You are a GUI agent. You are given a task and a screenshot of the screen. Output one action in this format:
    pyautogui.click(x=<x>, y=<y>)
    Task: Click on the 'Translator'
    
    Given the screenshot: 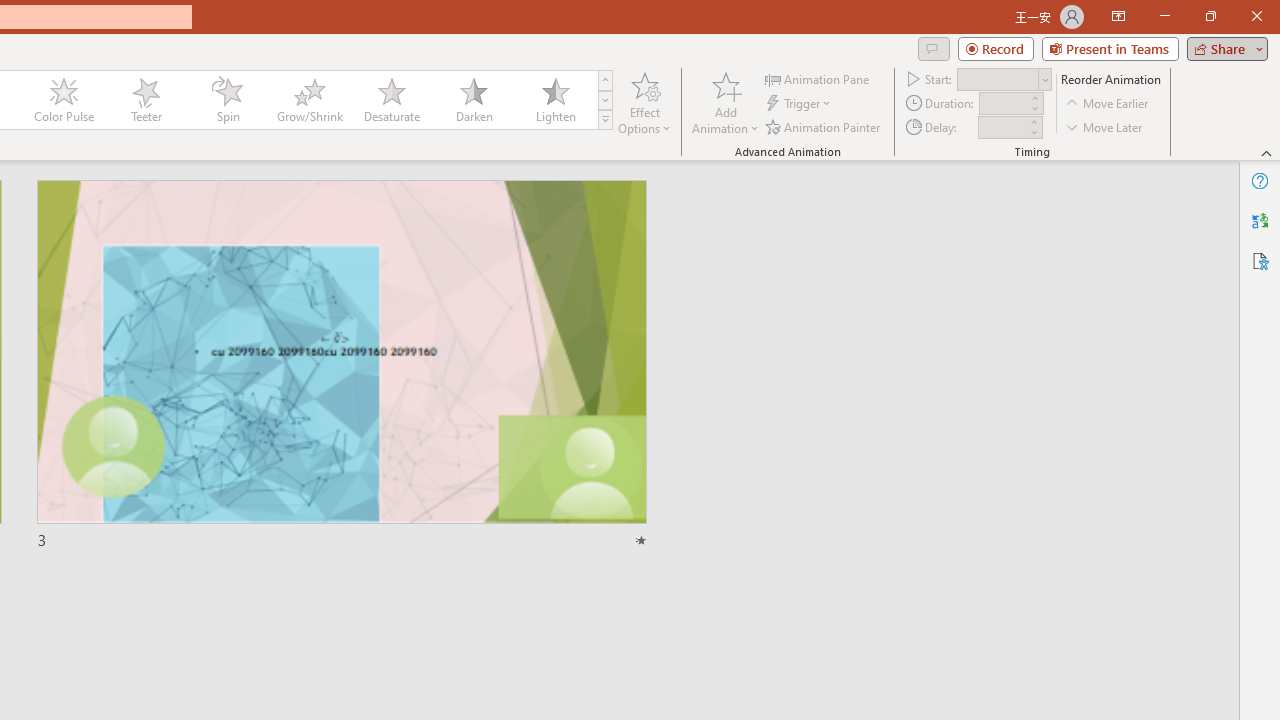 What is the action you would take?
    pyautogui.click(x=1259, y=221)
    